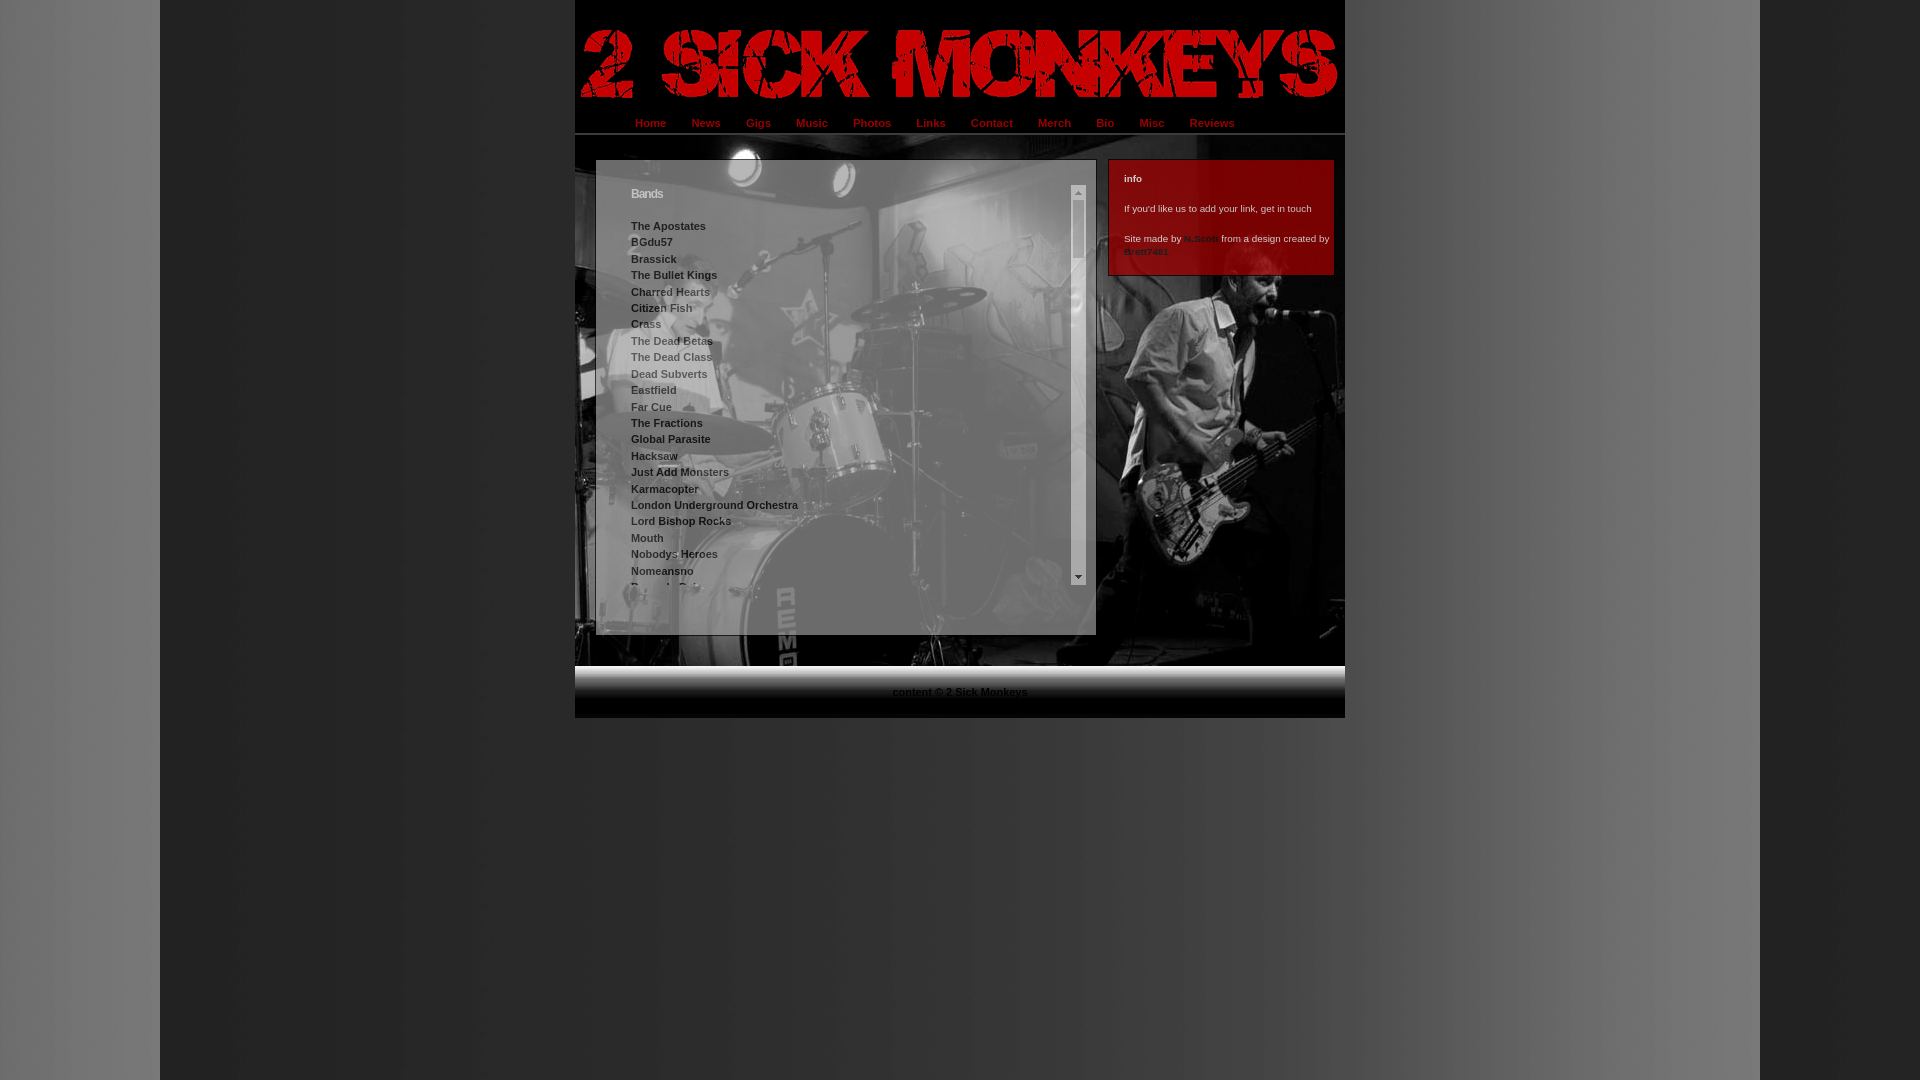 This screenshot has height=1080, width=1920. I want to click on 'Revenge Of The Psychotronic Man', so click(629, 652).